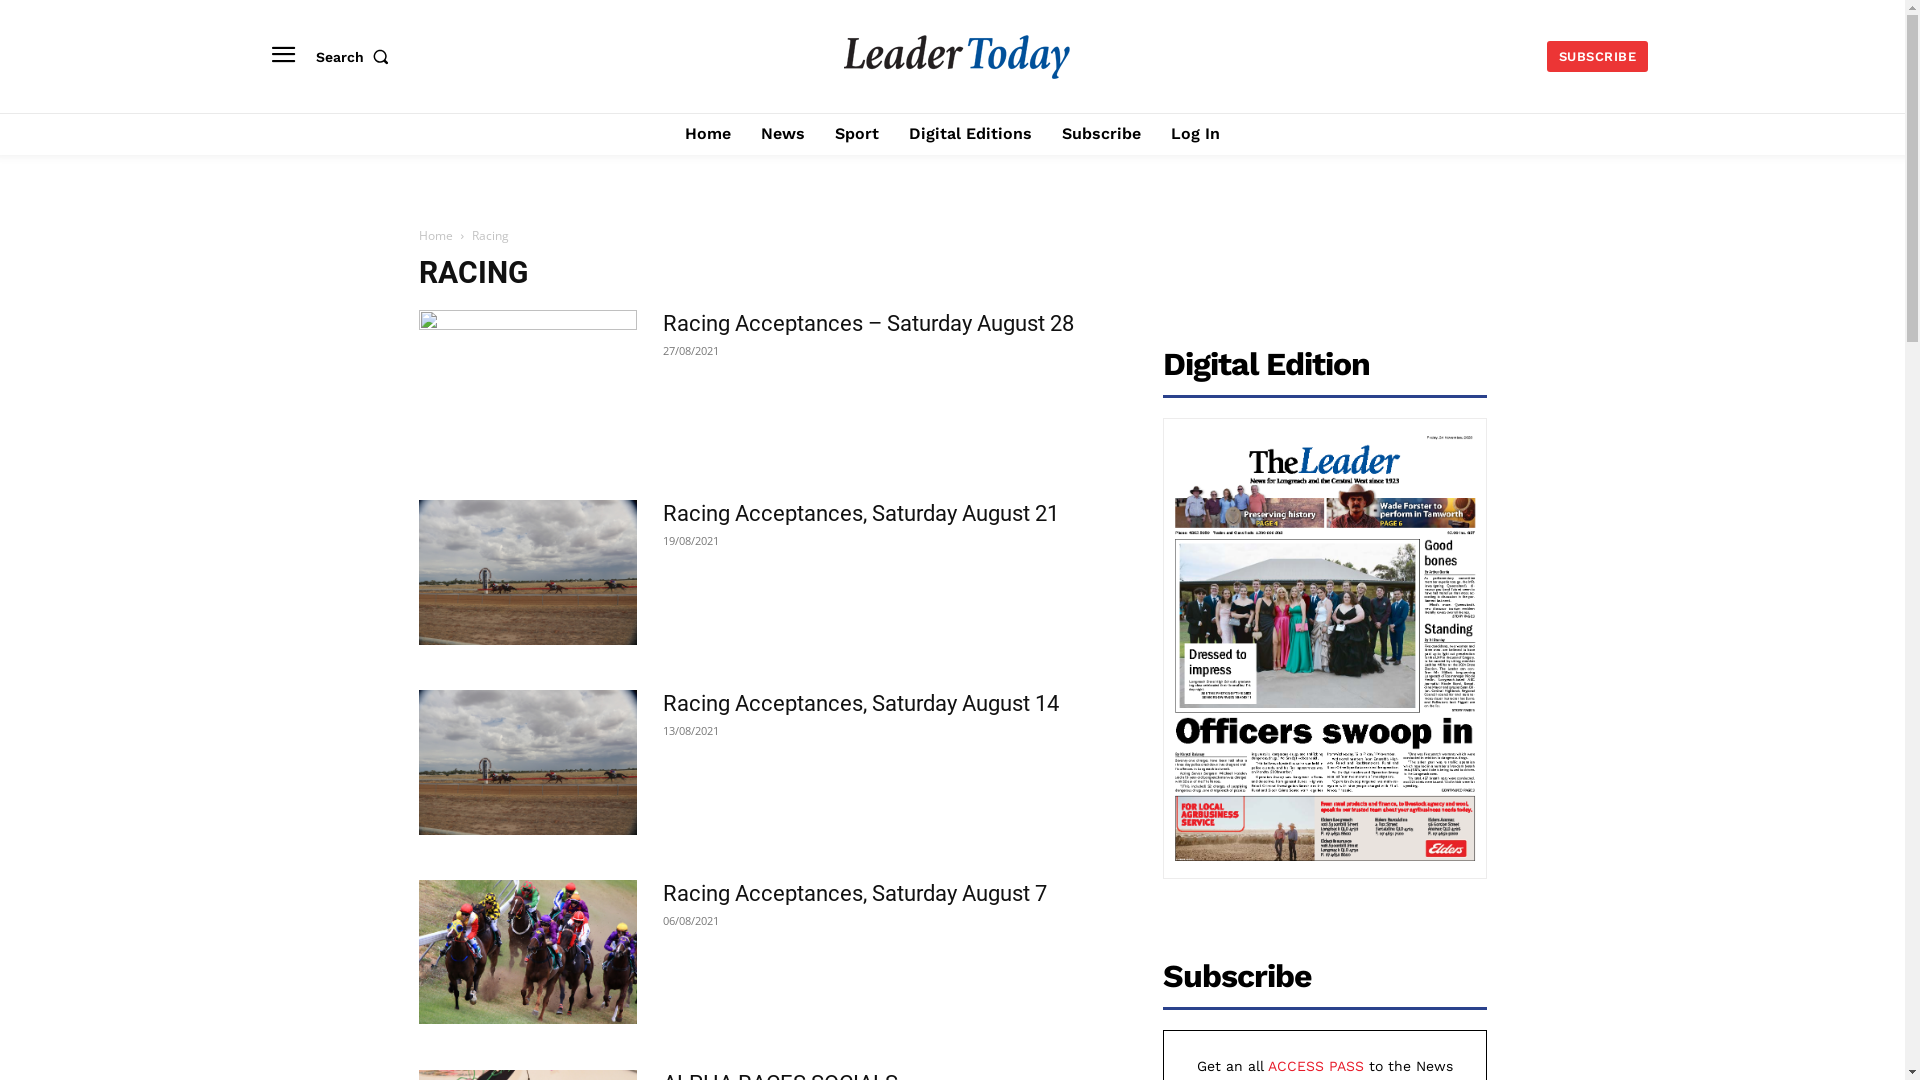  Describe the element at coordinates (356, 56) in the screenshot. I see `'Search'` at that location.